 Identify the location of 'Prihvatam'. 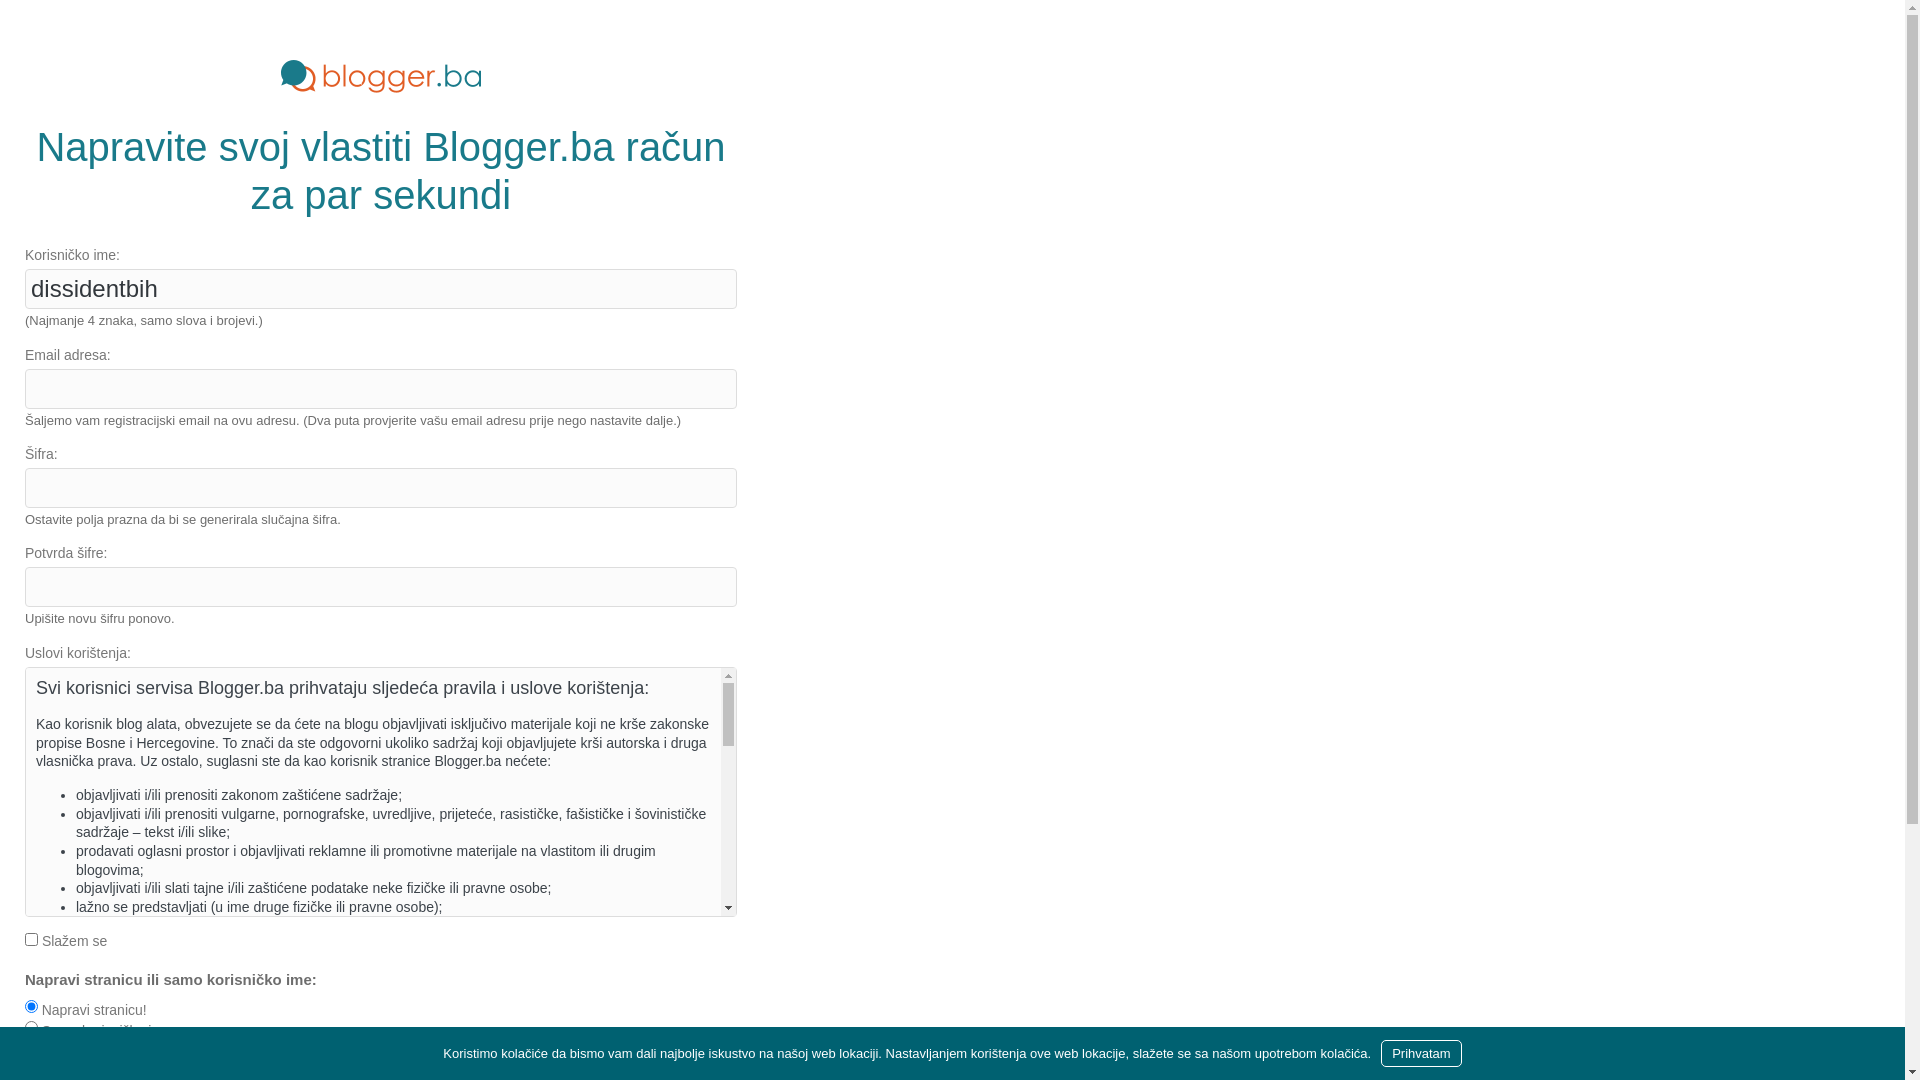
(1380, 1052).